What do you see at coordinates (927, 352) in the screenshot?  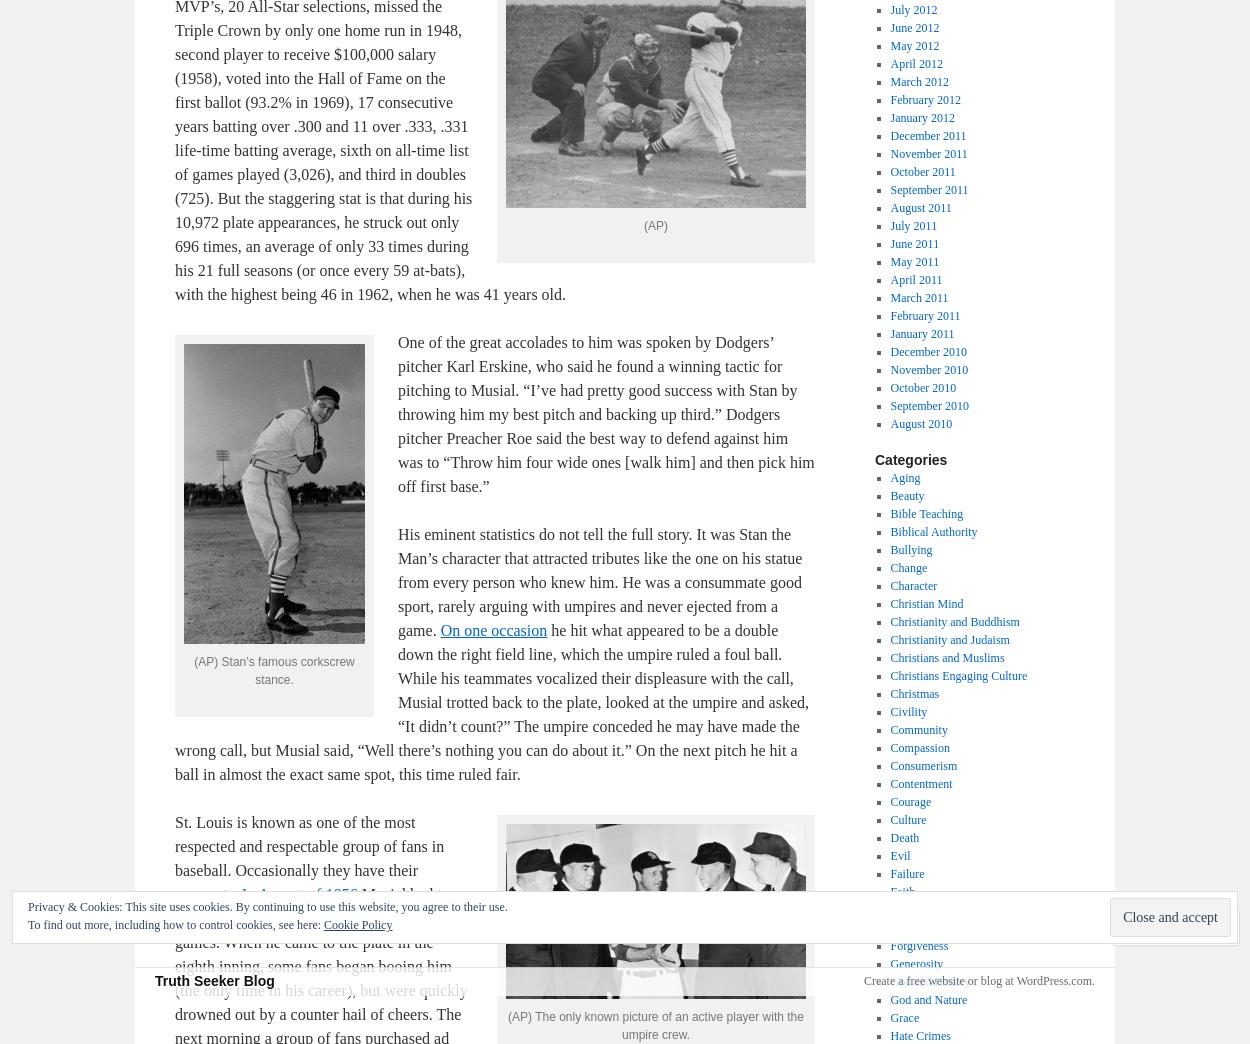 I see `'December 2010'` at bounding box center [927, 352].